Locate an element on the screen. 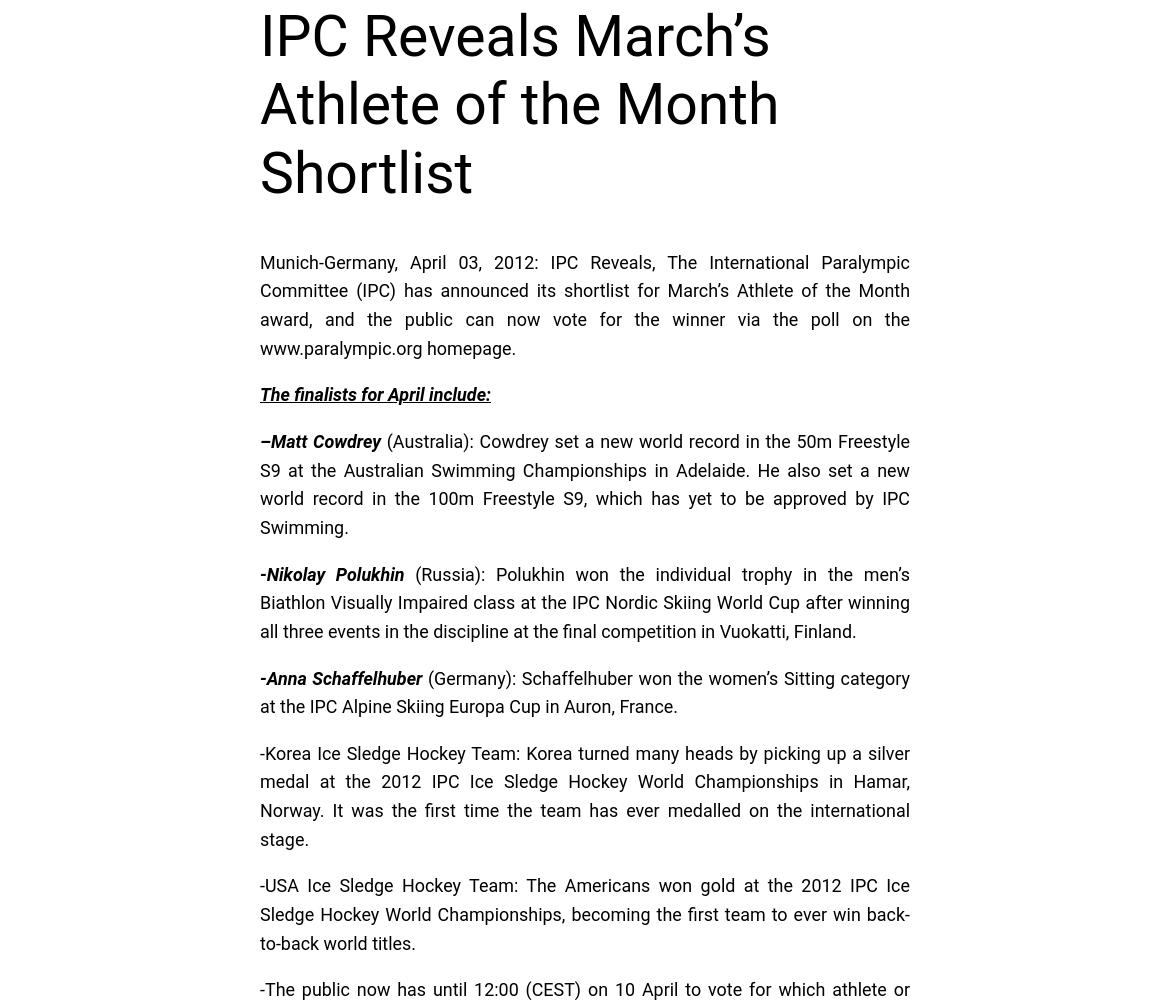  '-Korea Ice Sledge Hockey Team: Korea turned many heads by picking up a silver medal at the 2012 IPC Ice Sledge Hockey World Championships in Hamar, Norway. It was the first time the team has ever medalled on the international stage.' is located at coordinates (585, 795).